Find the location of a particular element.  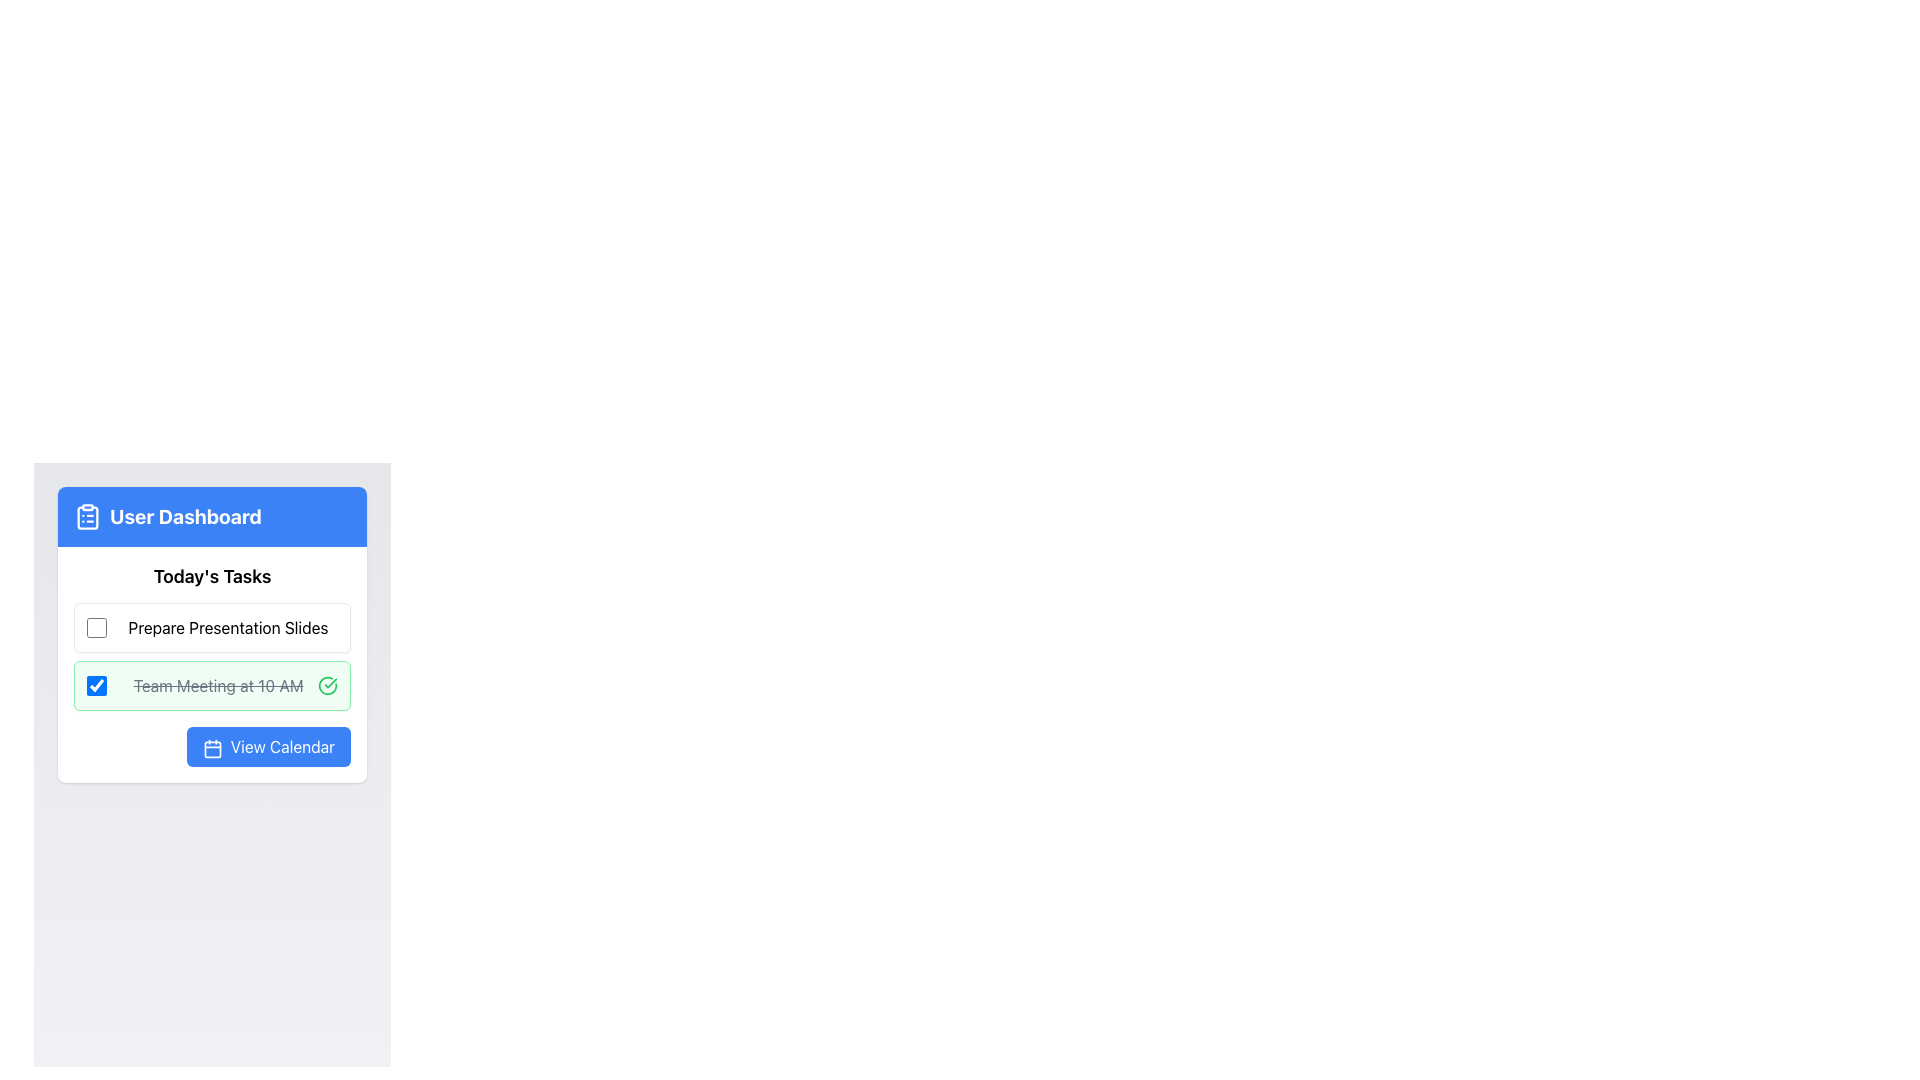

the clipboard icon with a checklist on the User Dashboard, located at the top-left corner of the blue background banner is located at coordinates (86, 516).